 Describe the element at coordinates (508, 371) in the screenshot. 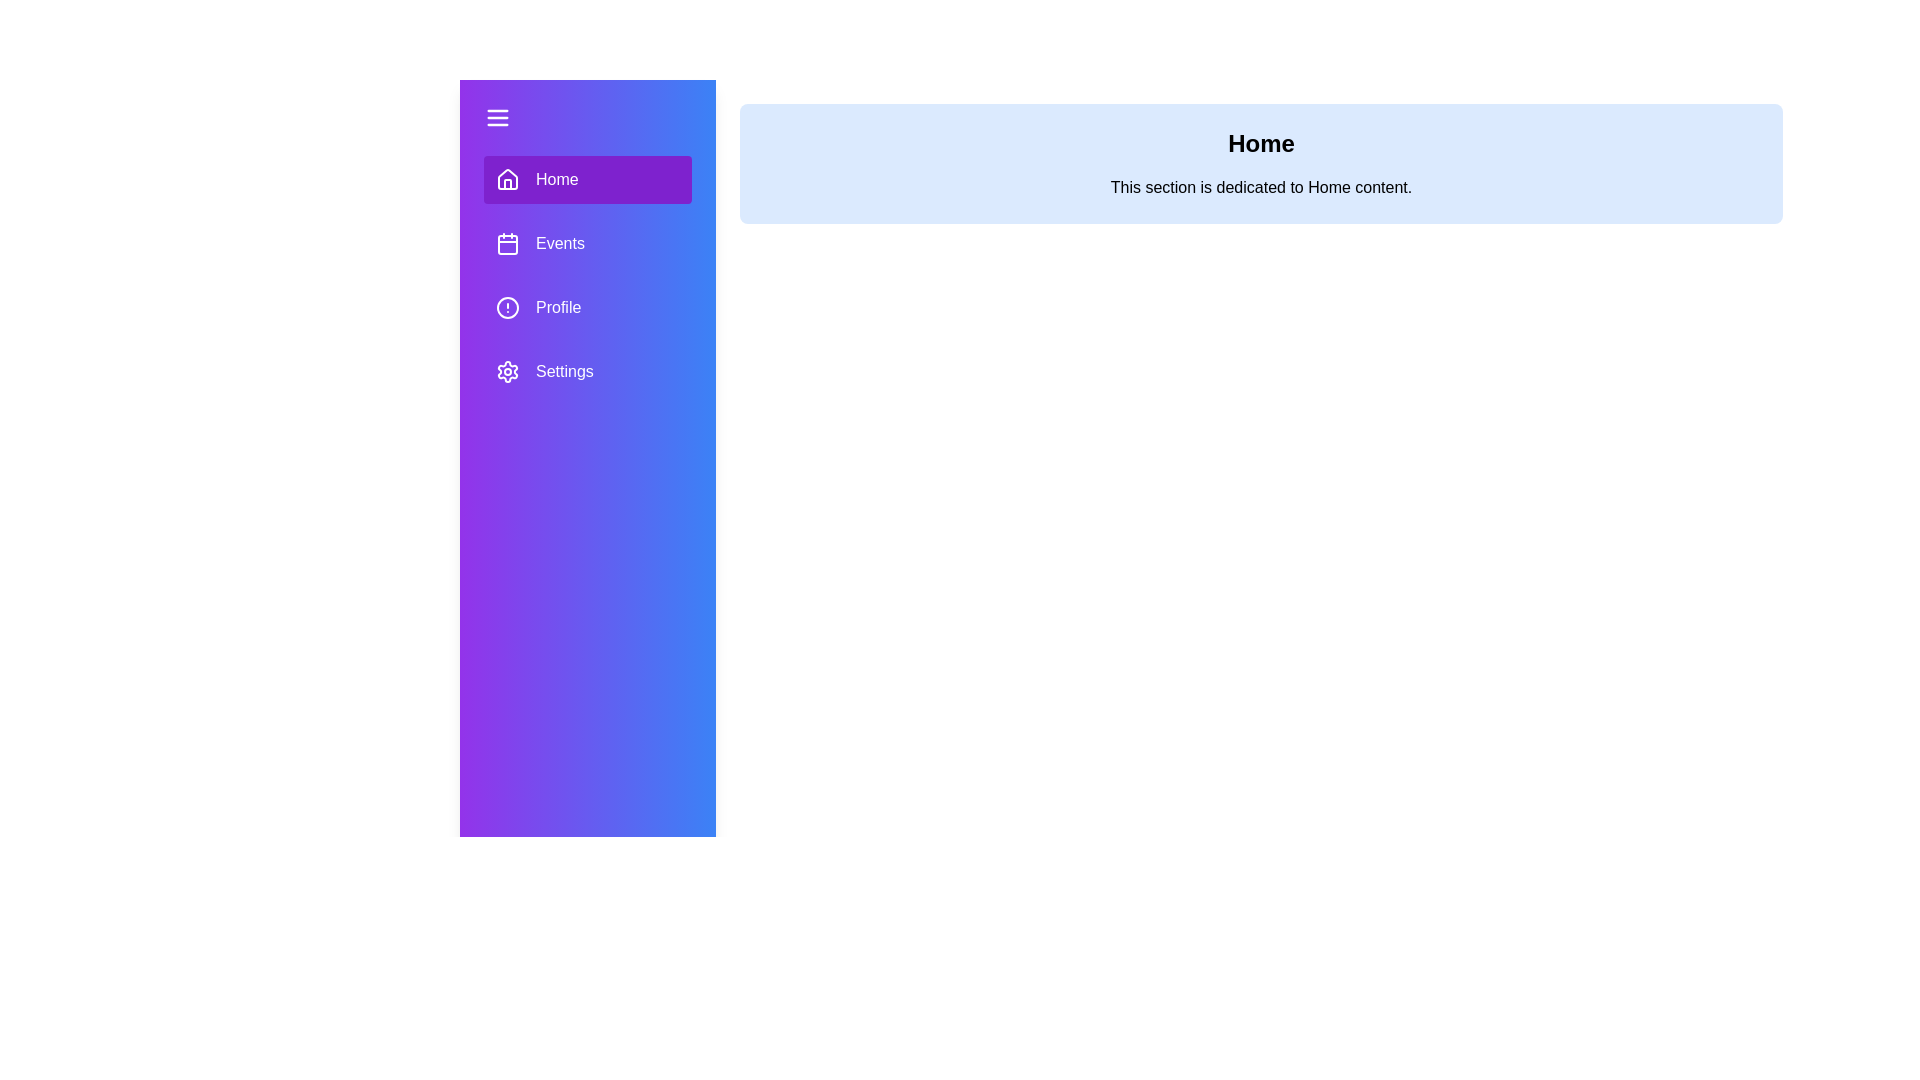

I see `the cogwheel-shaped settings icon located in the sidebar navigation panel` at that location.